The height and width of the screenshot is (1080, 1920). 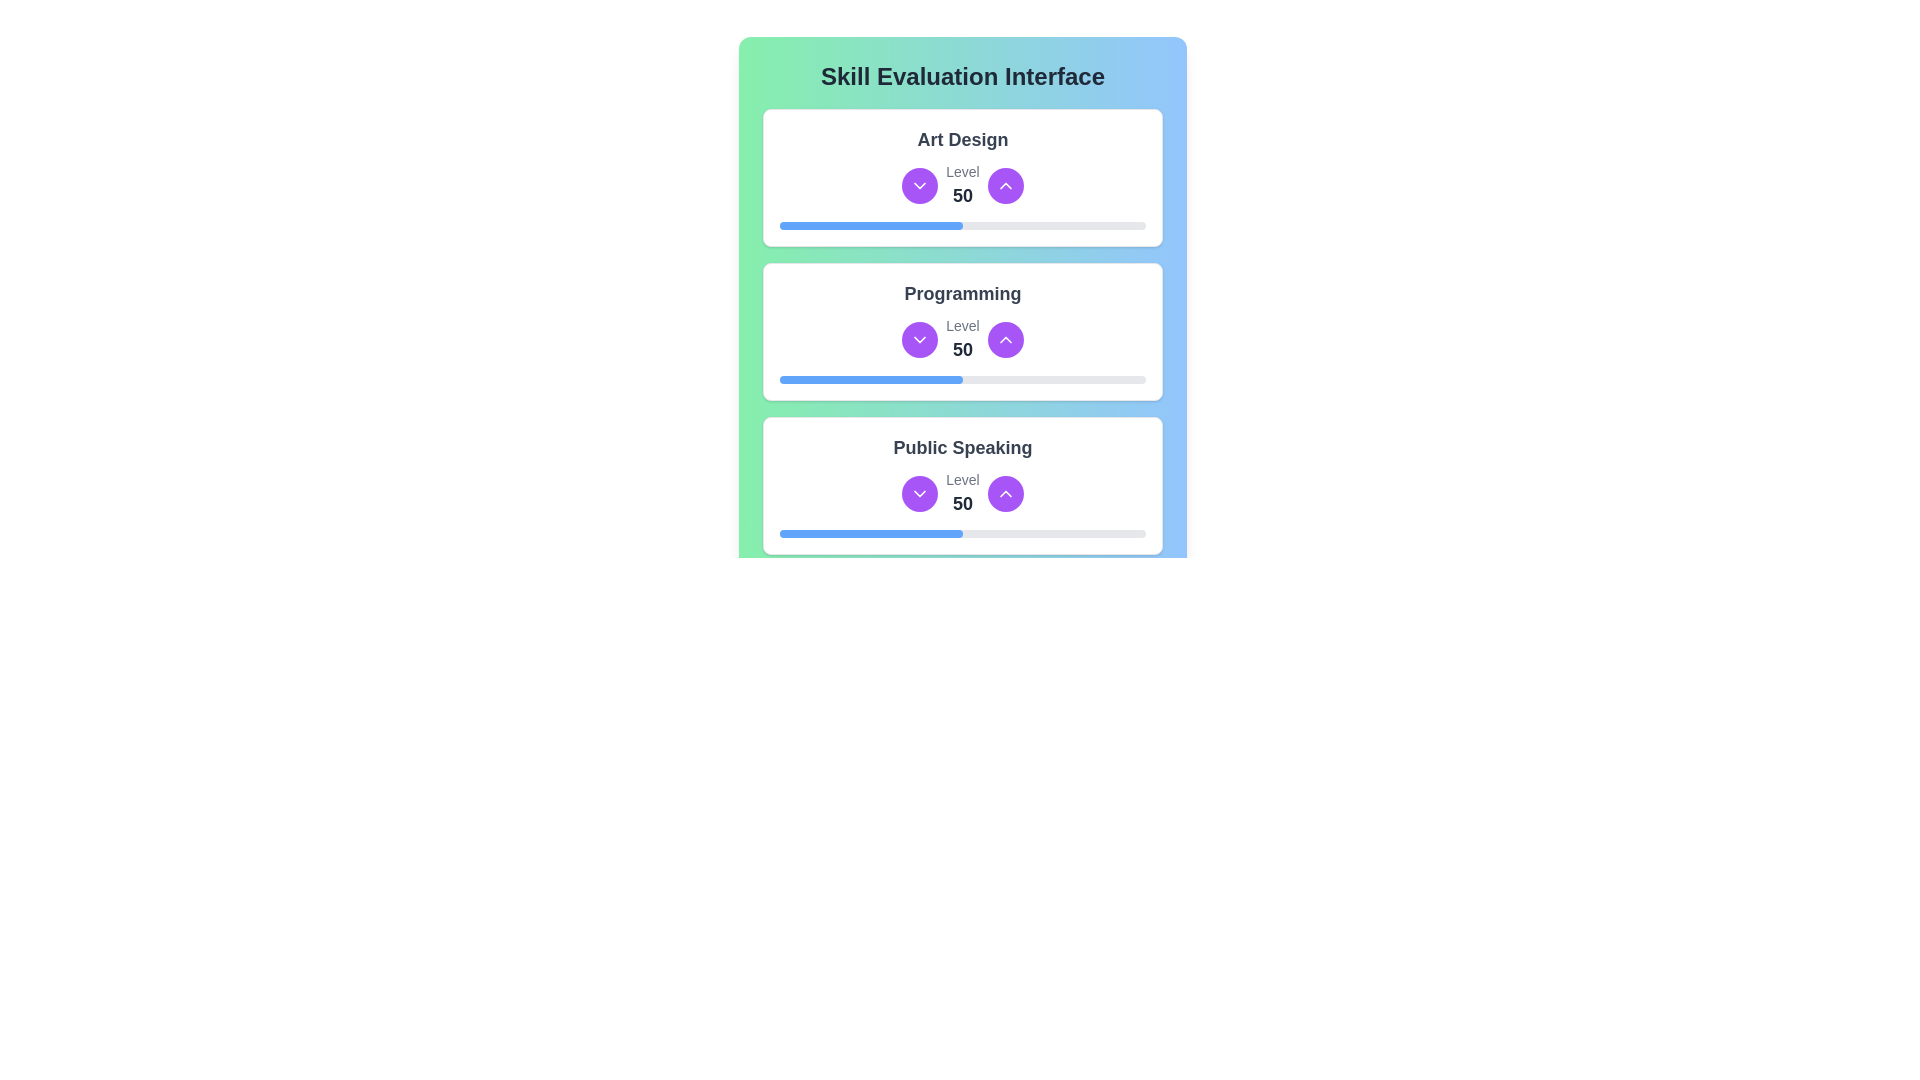 What do you see at coordinates (919, 185) in the screenshot?
I see `the button located to the left of the 'Level 50' text in the 'Art Design' section to decrease the level value` at bounding box center [919, 185].